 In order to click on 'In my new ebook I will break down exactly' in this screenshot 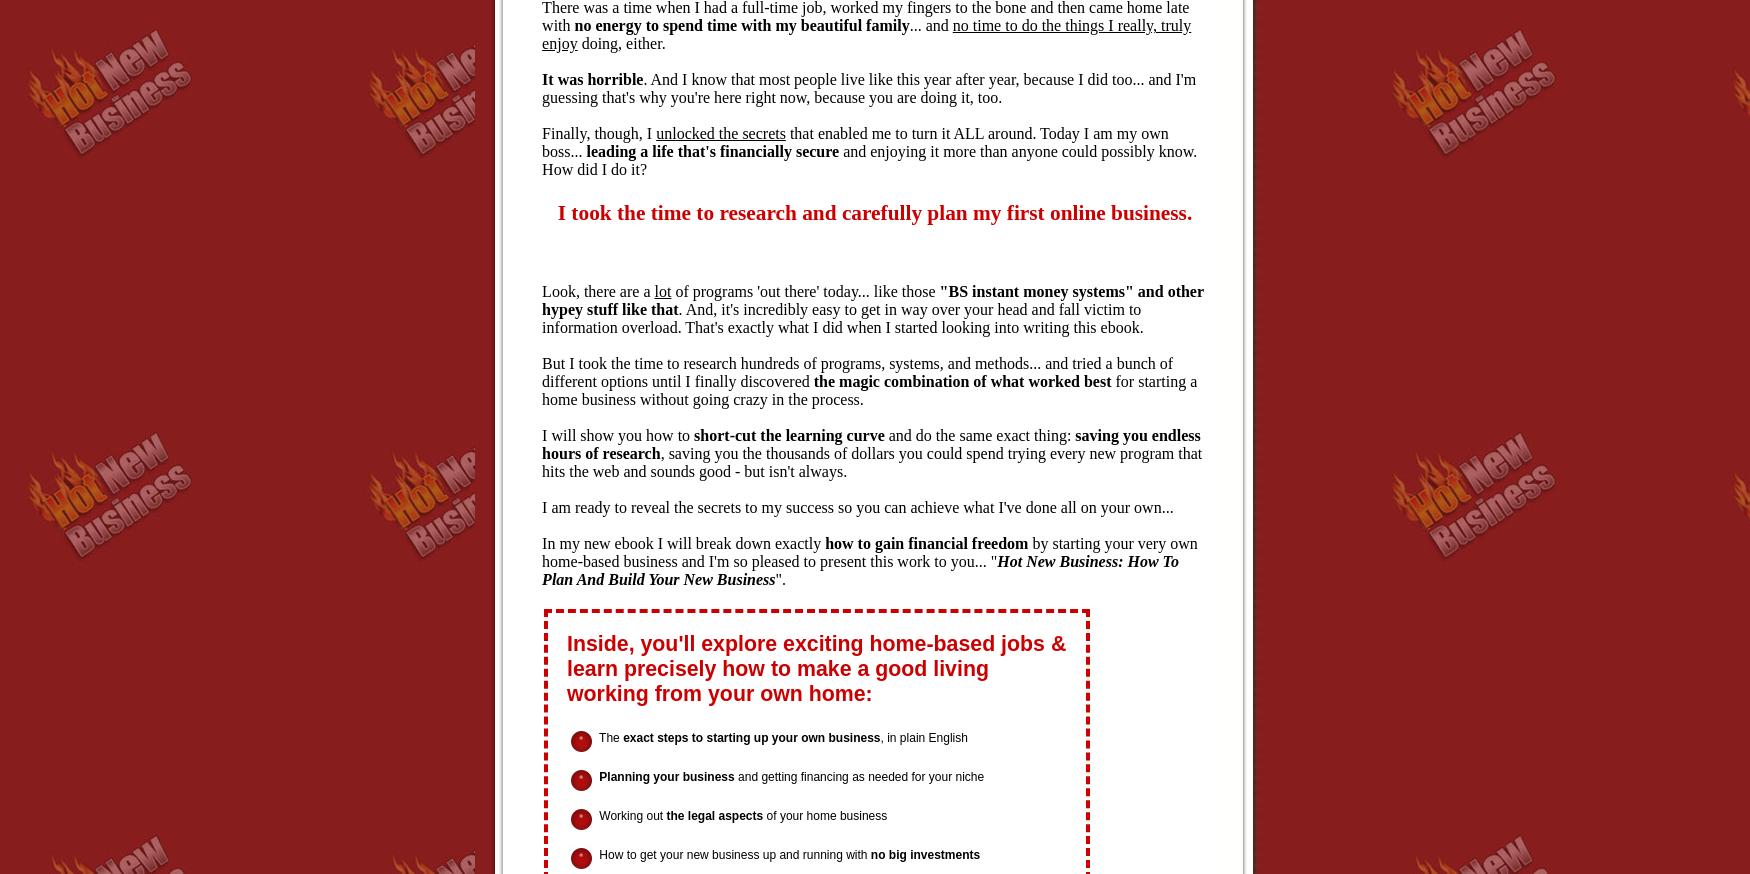, I will do `click(682, 543)`.